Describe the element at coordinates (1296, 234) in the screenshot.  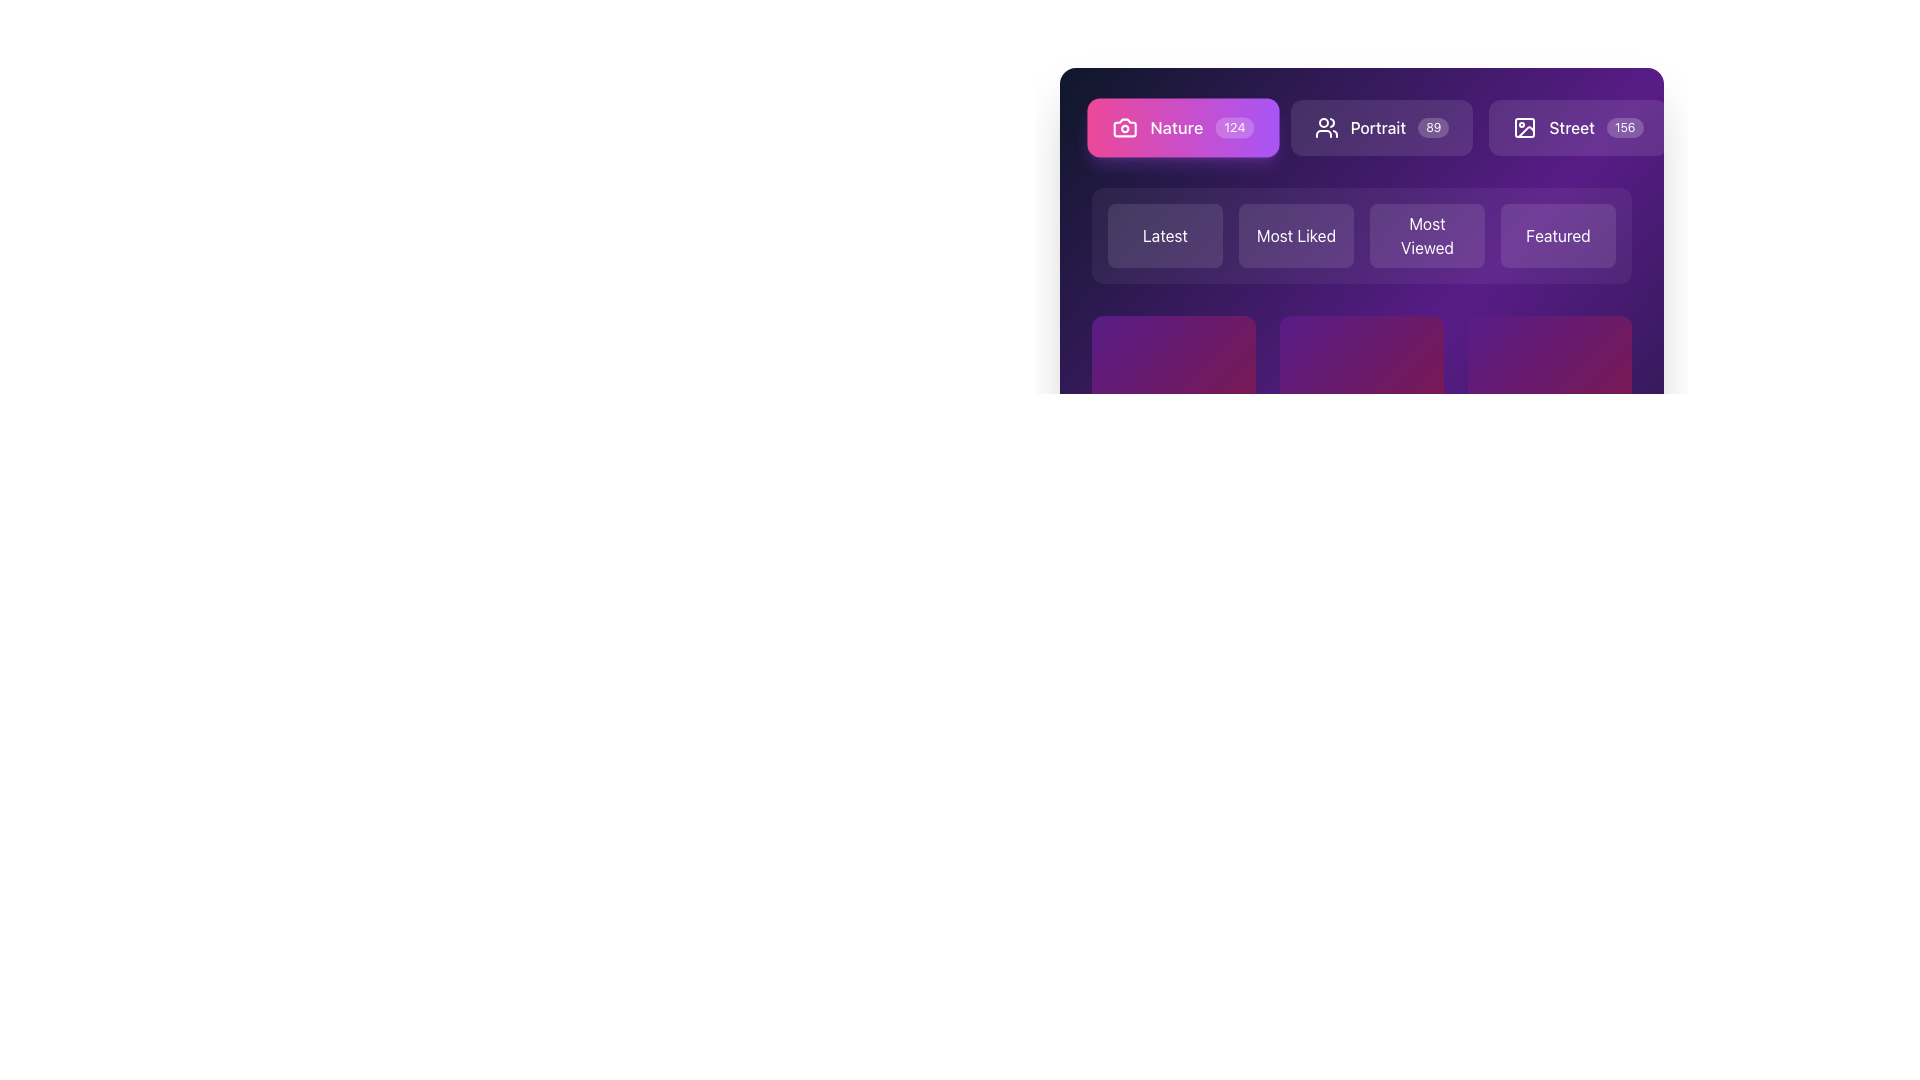
I see `the 'Most Liked' button, which is a text button with rounded corners and a semi-transparent background, located near the top-center of the interface, following the 'Latest' button` at that location.